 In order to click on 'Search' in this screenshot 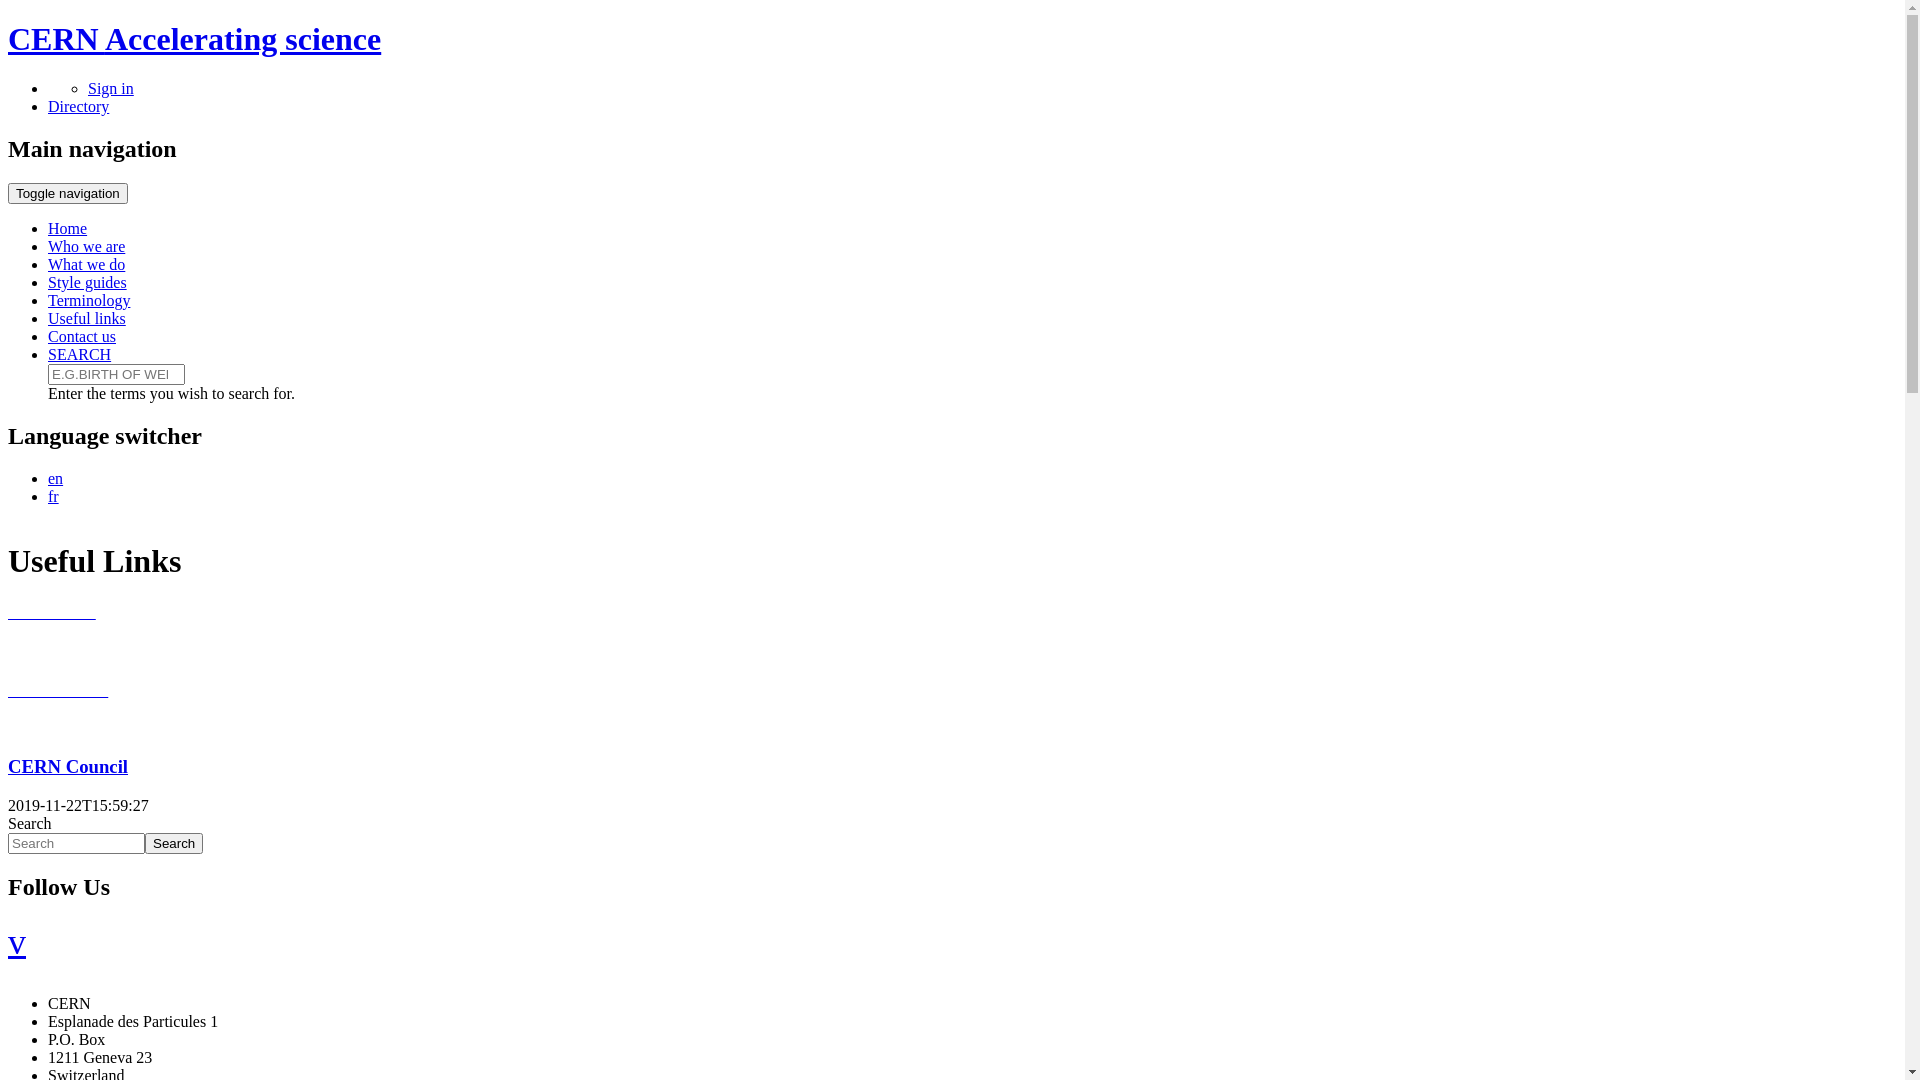, I will do `click(173, 843)`.